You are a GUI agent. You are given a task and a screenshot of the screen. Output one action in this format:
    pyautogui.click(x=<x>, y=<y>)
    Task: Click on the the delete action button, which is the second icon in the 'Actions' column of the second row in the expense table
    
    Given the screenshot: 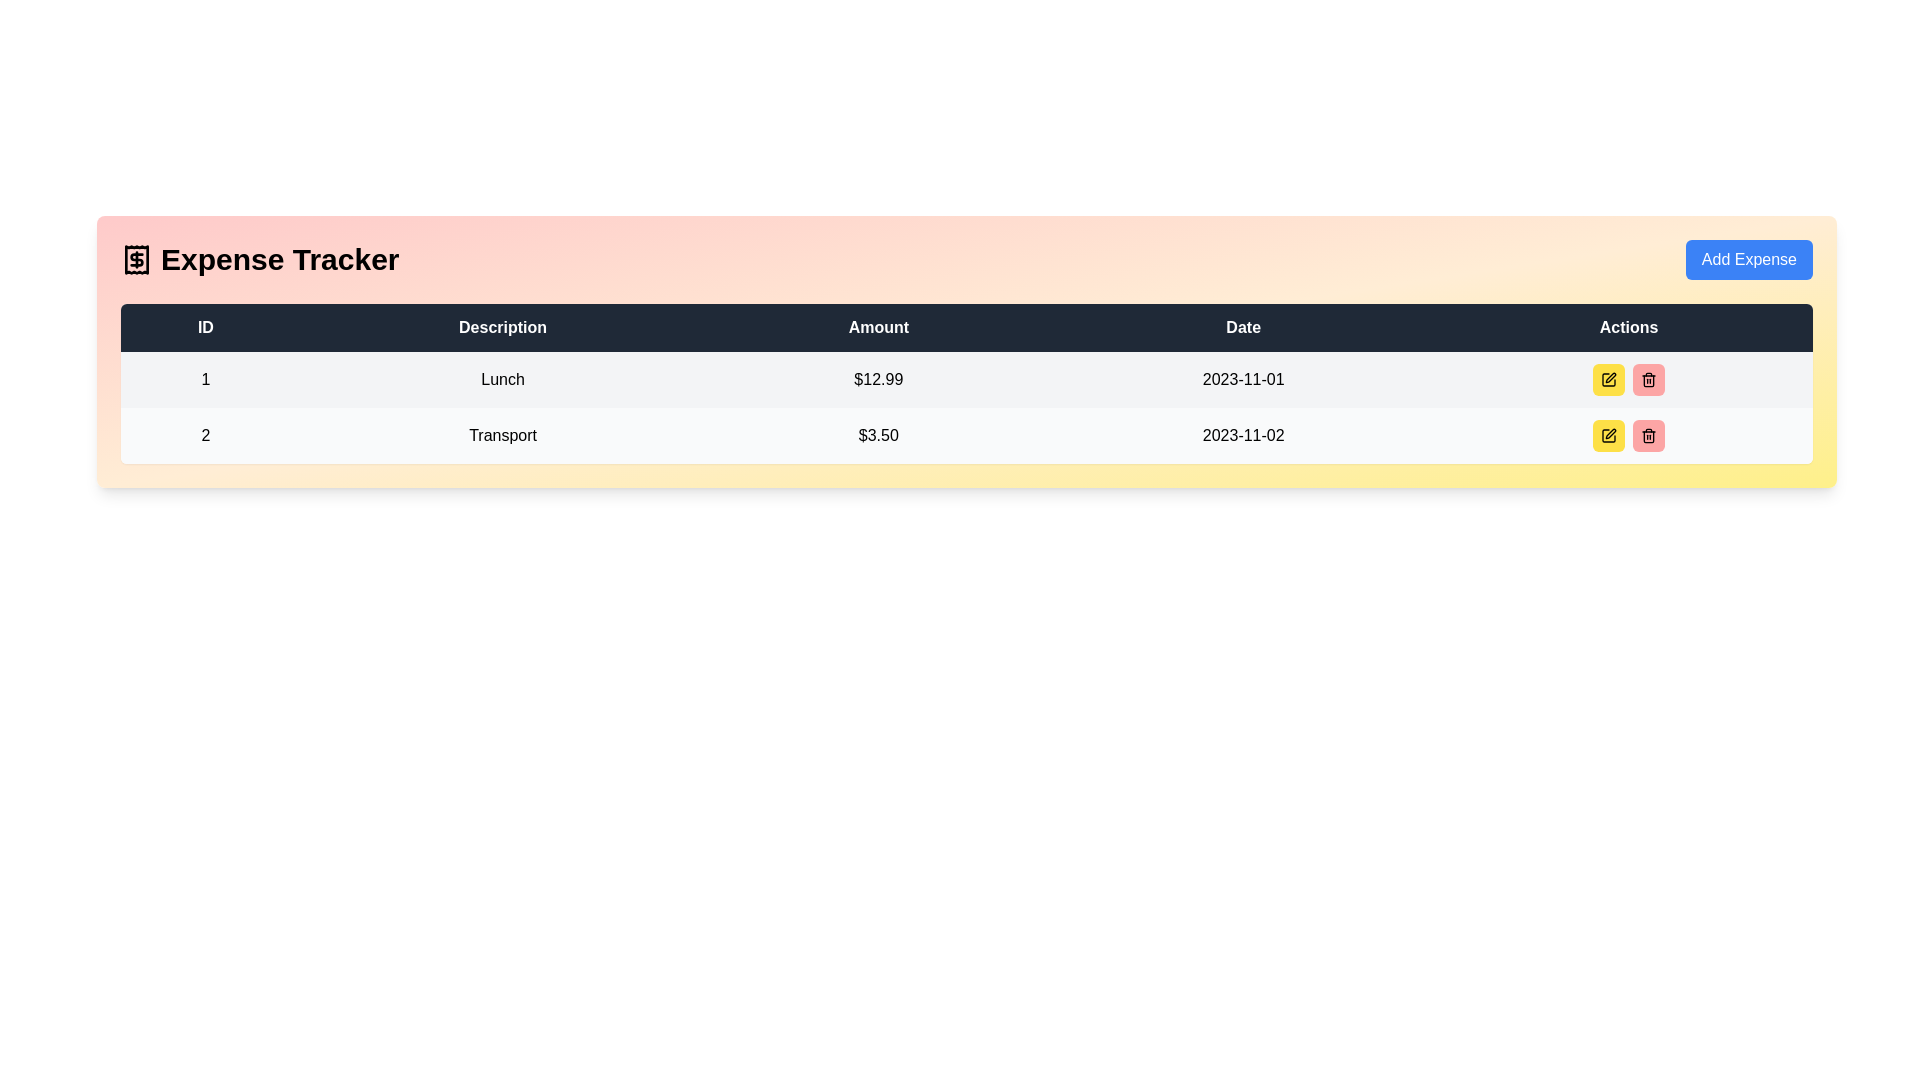 What is the action you would take?
    pyautogui.click(x=1649, y=381)
    